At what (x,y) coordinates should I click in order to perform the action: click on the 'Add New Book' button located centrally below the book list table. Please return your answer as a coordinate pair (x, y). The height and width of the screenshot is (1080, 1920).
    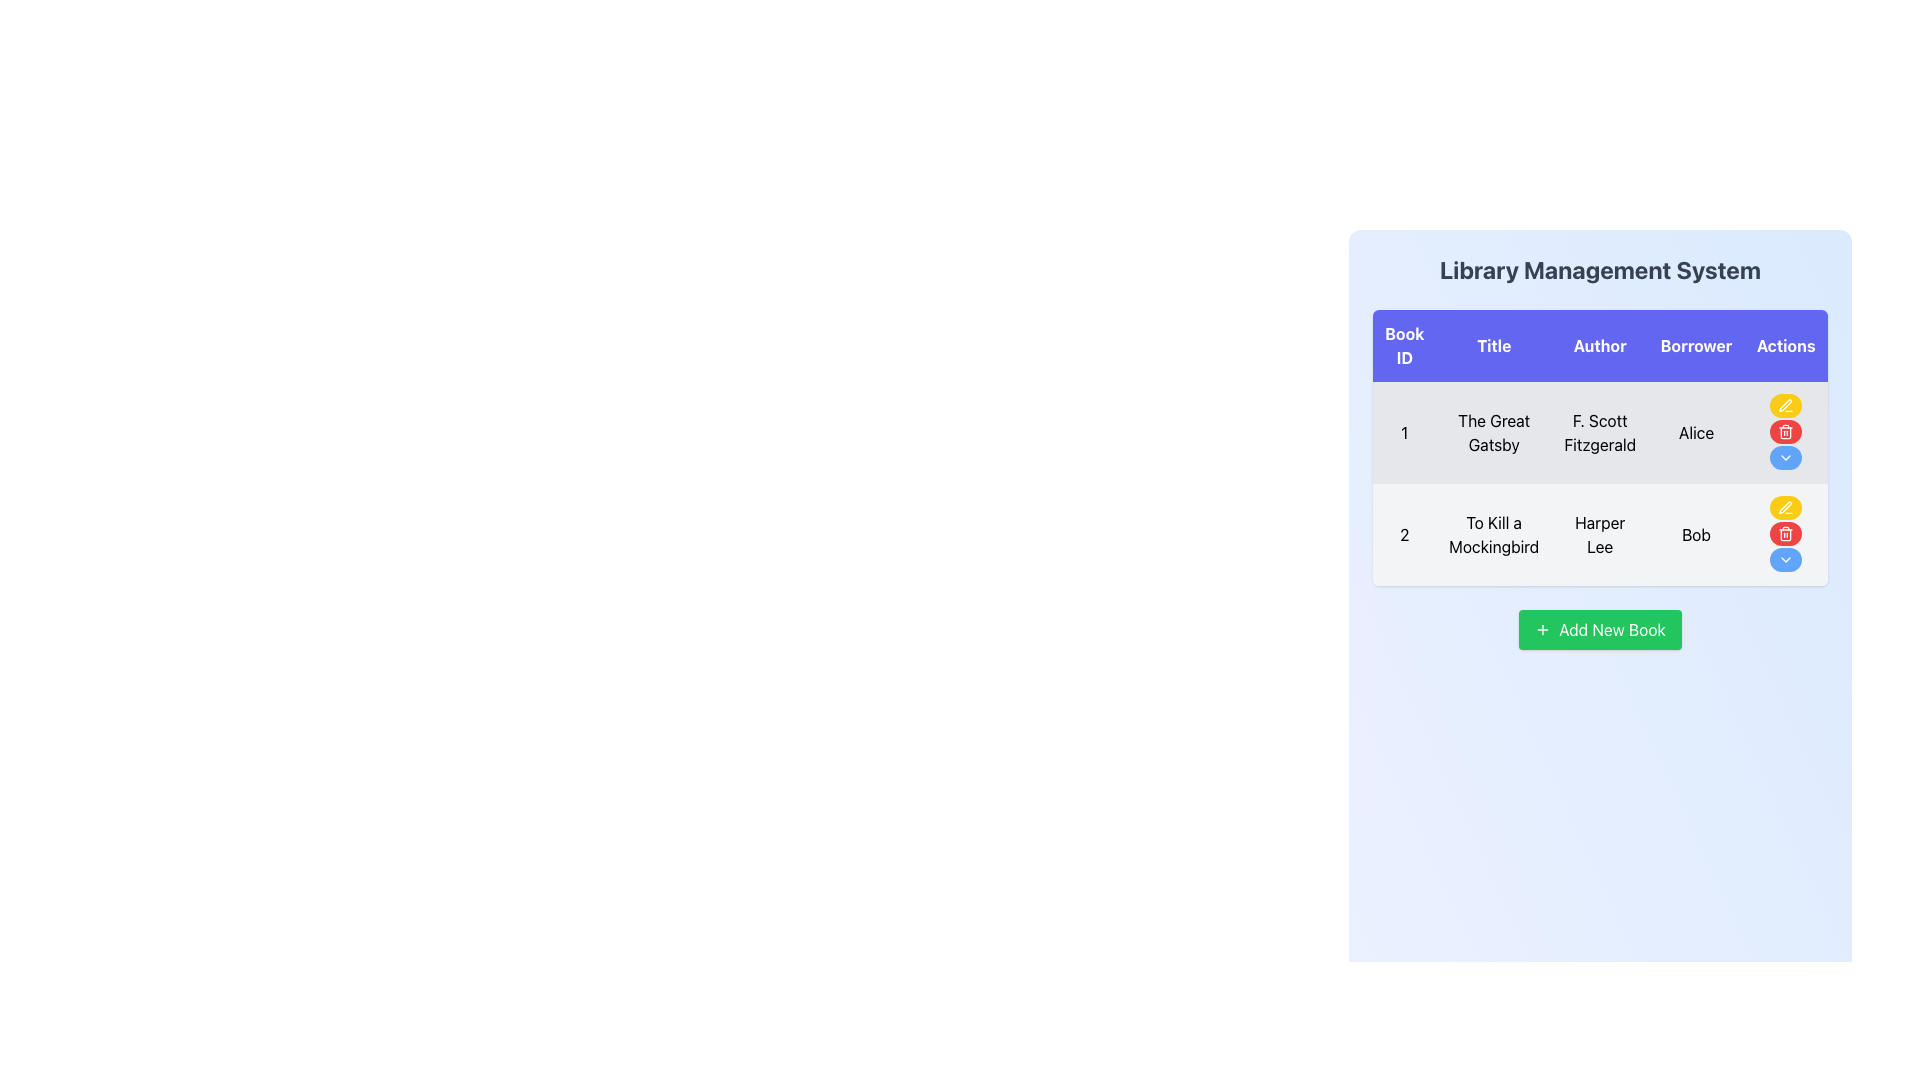
    Looking at the image, I should click on (1600, 628).